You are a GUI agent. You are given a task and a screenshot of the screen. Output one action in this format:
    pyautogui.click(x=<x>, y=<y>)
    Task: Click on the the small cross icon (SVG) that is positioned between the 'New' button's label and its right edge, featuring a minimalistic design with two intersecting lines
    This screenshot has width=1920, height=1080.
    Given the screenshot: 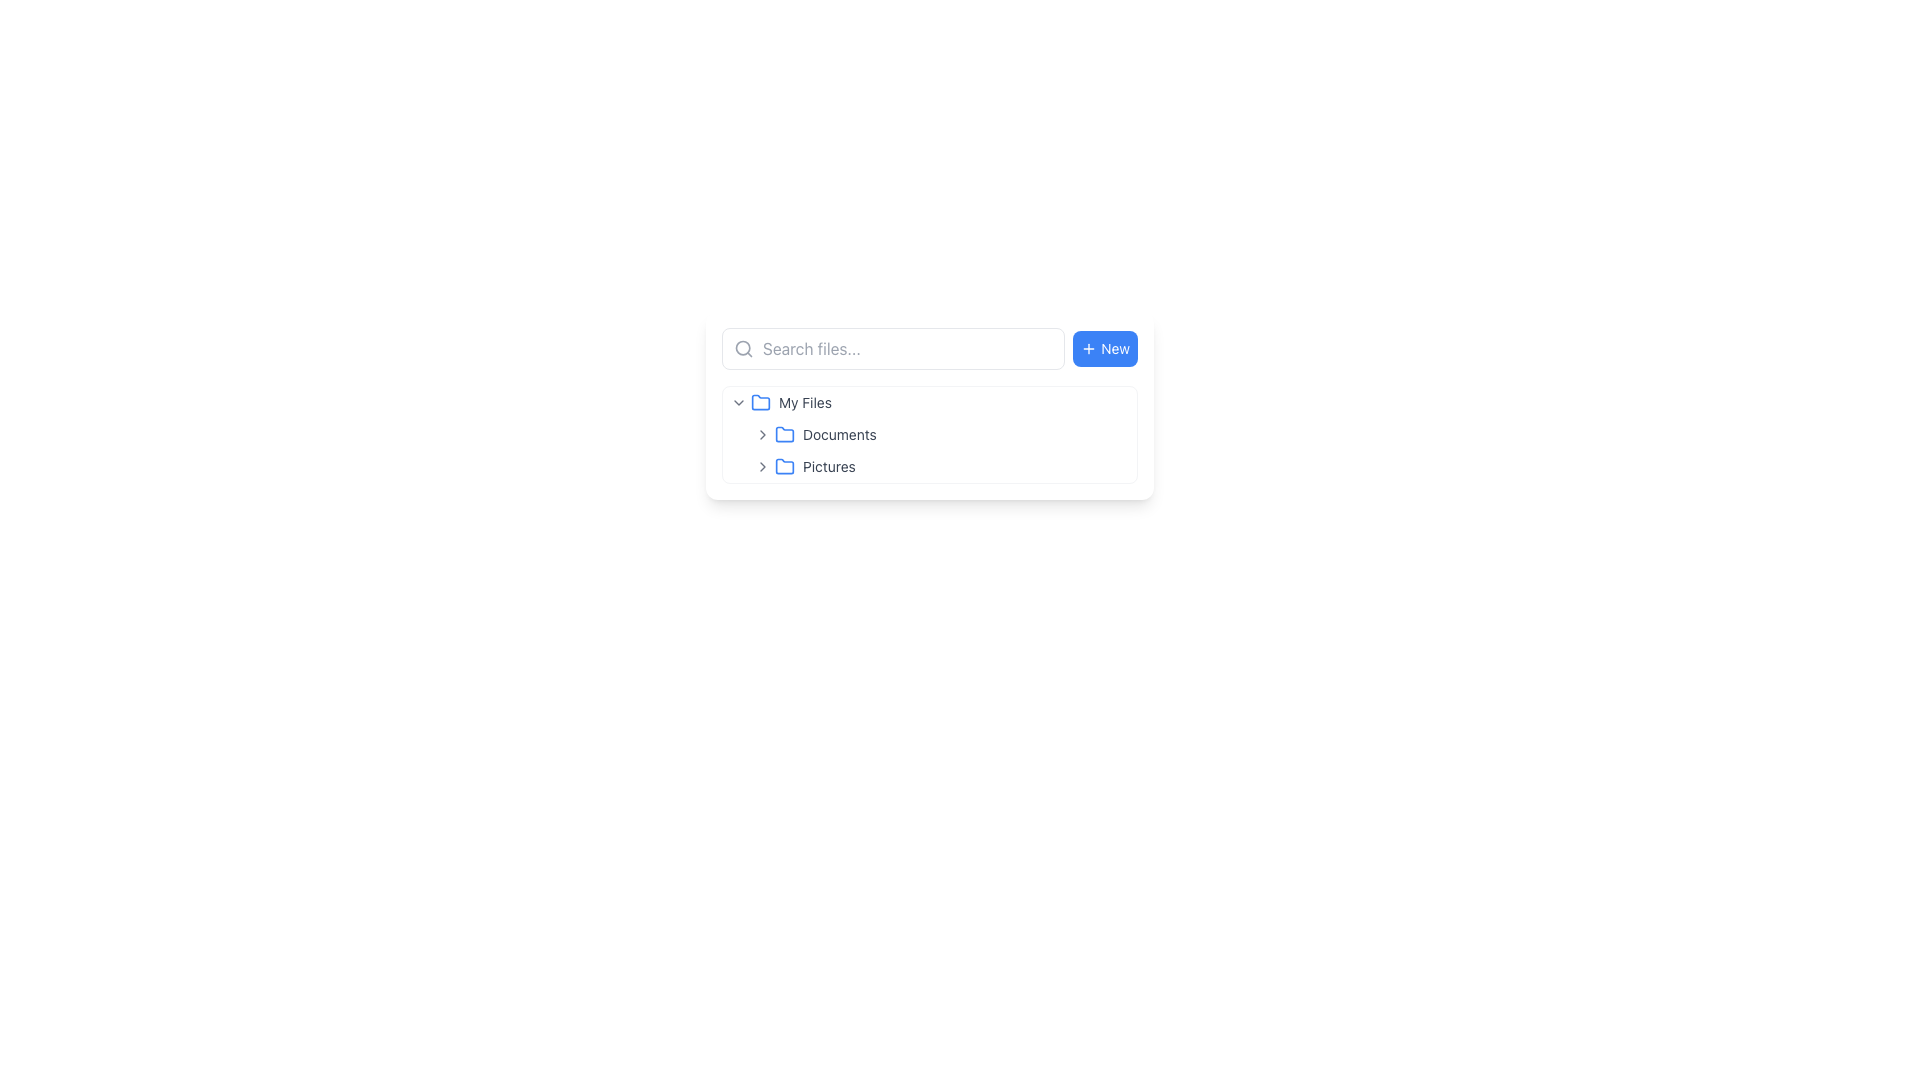 What is the action you would take?
    pyautogui.click(x=1088, y=347)
    